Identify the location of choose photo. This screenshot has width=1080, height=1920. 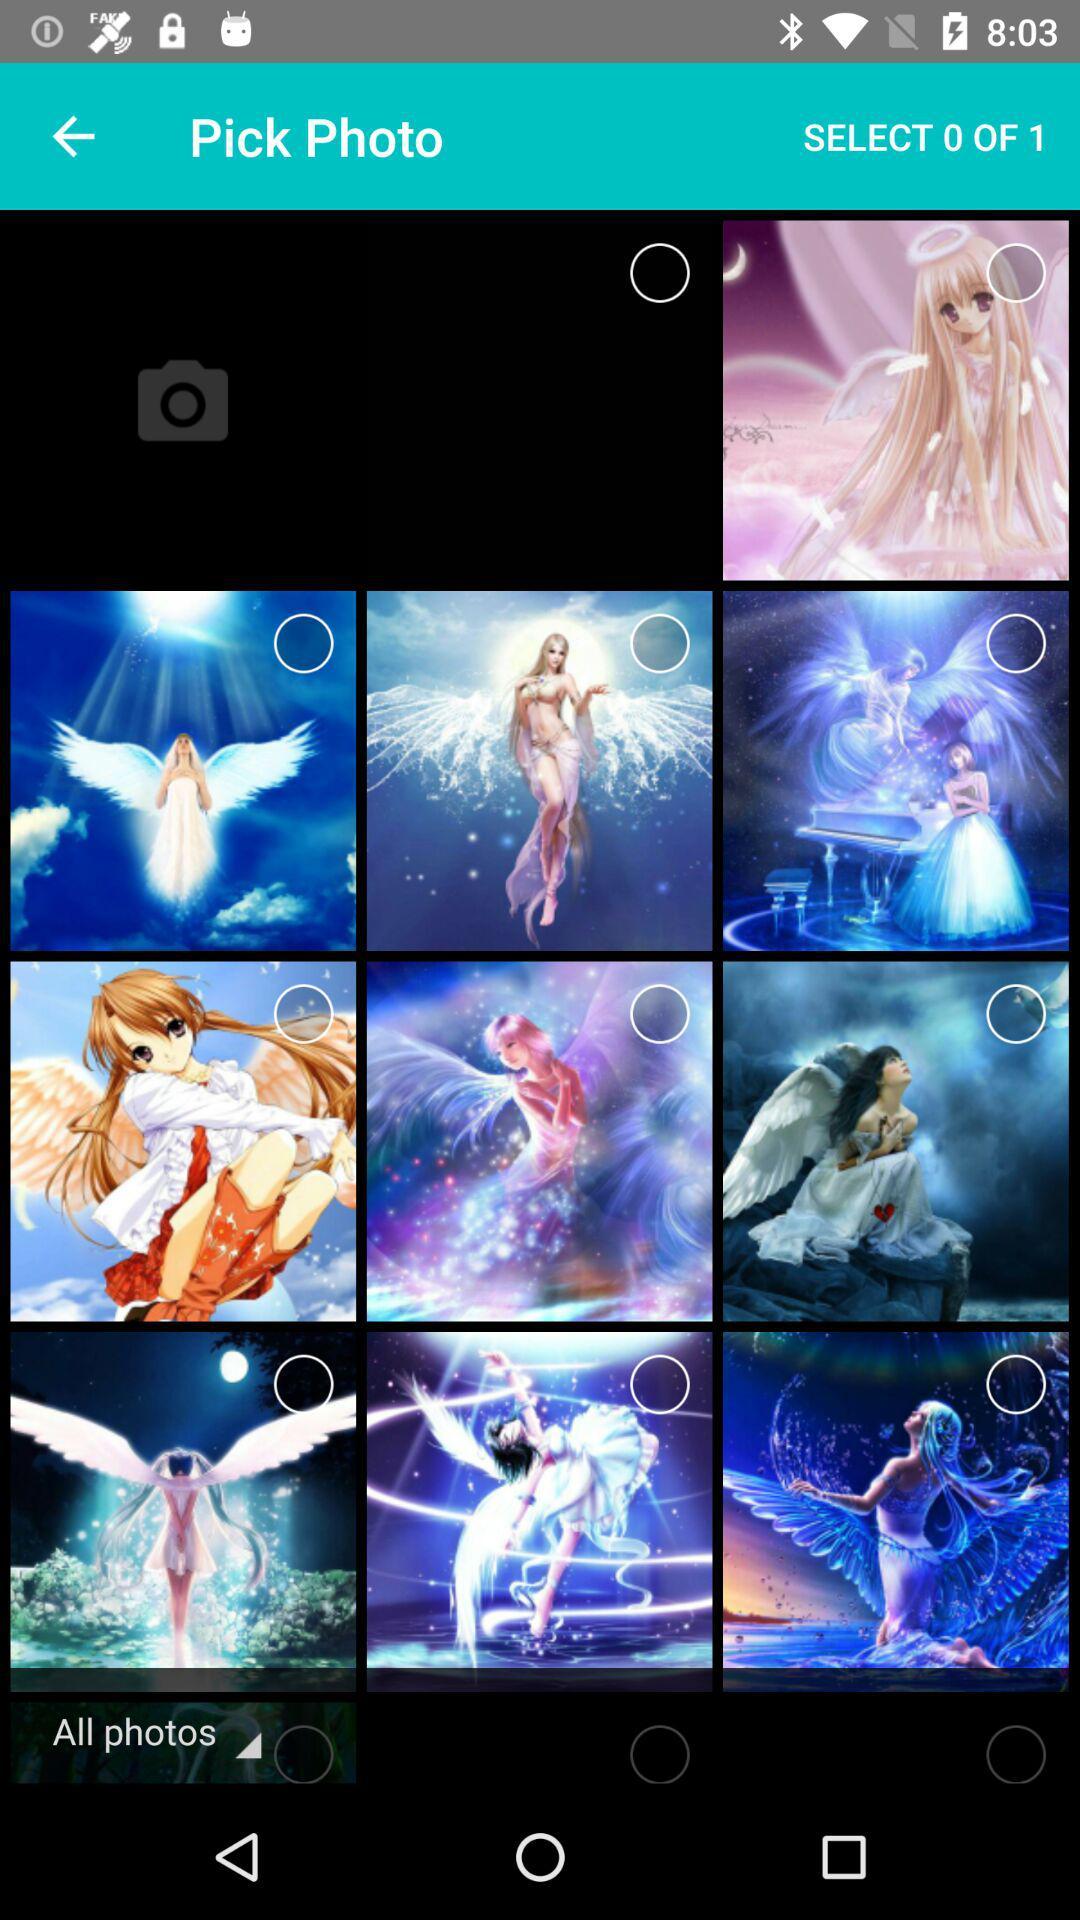
(659, 1013).